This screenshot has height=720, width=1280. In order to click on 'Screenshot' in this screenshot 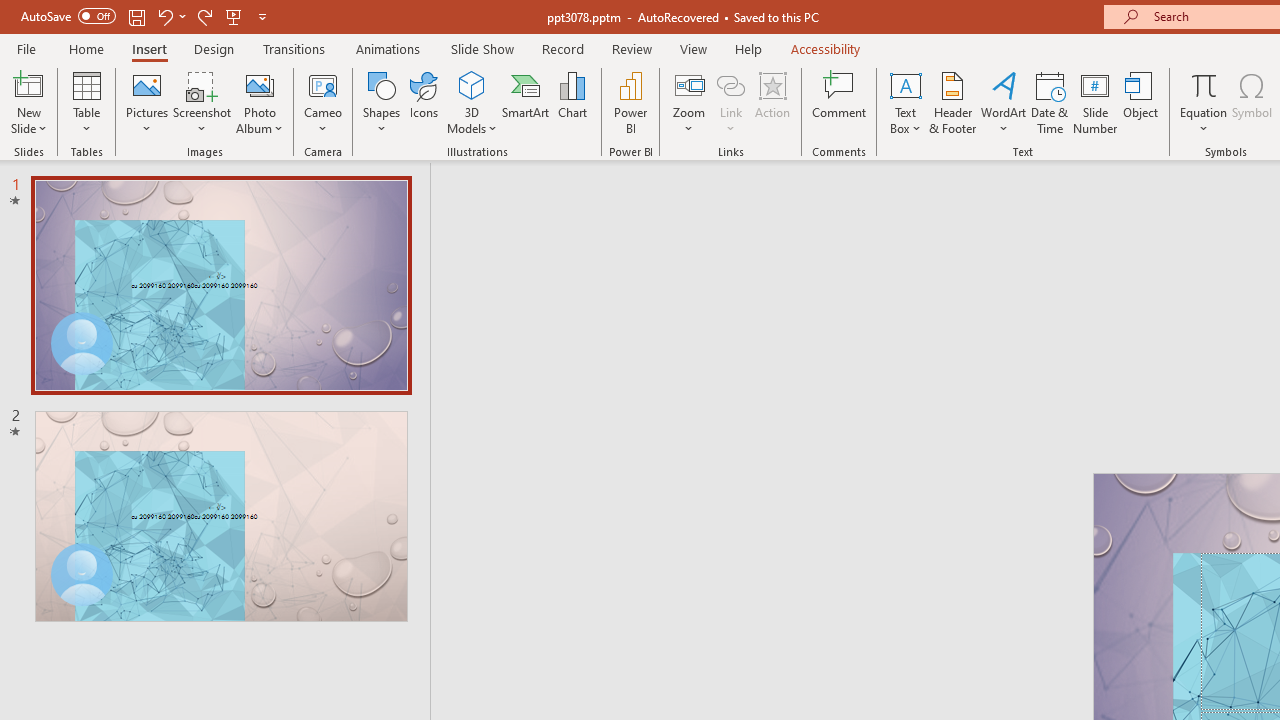, I will do `click(202, 103)`.